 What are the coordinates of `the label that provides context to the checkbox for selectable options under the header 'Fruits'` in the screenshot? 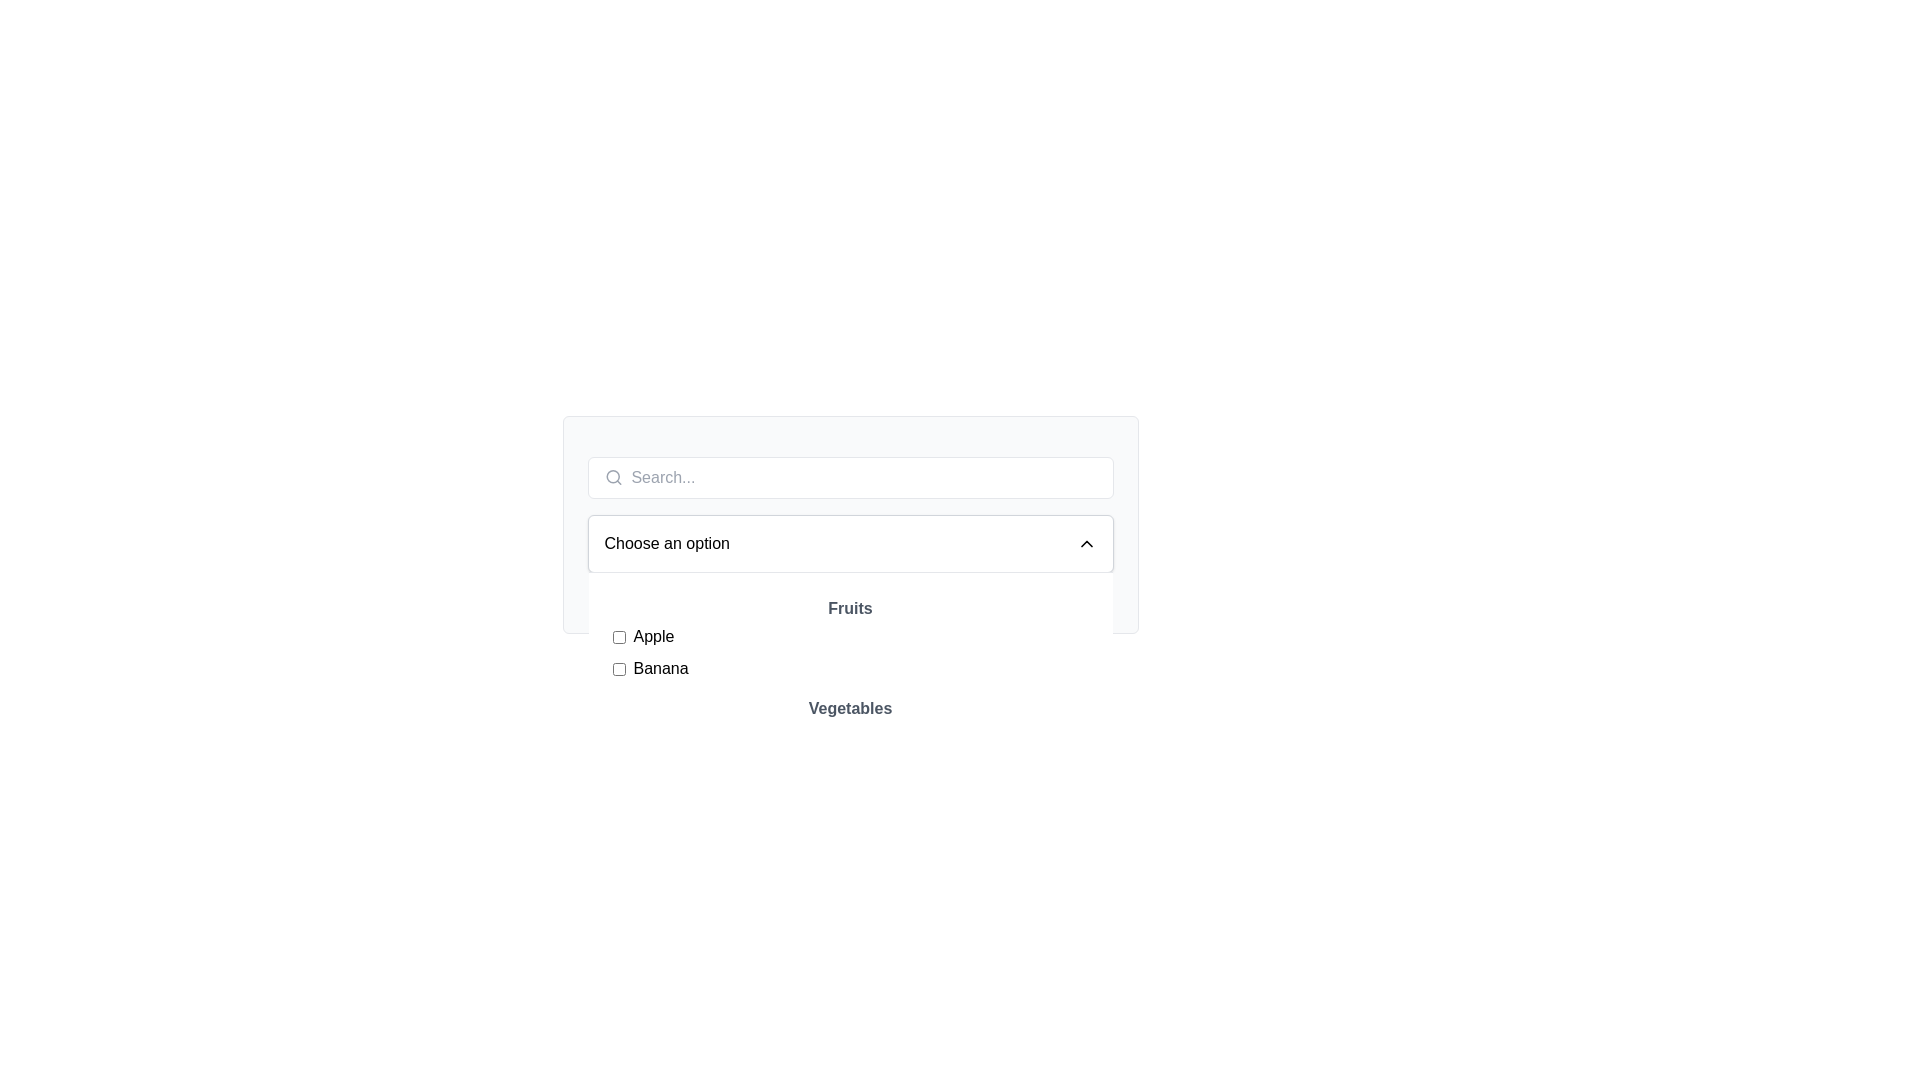 It's located at (653, 636).